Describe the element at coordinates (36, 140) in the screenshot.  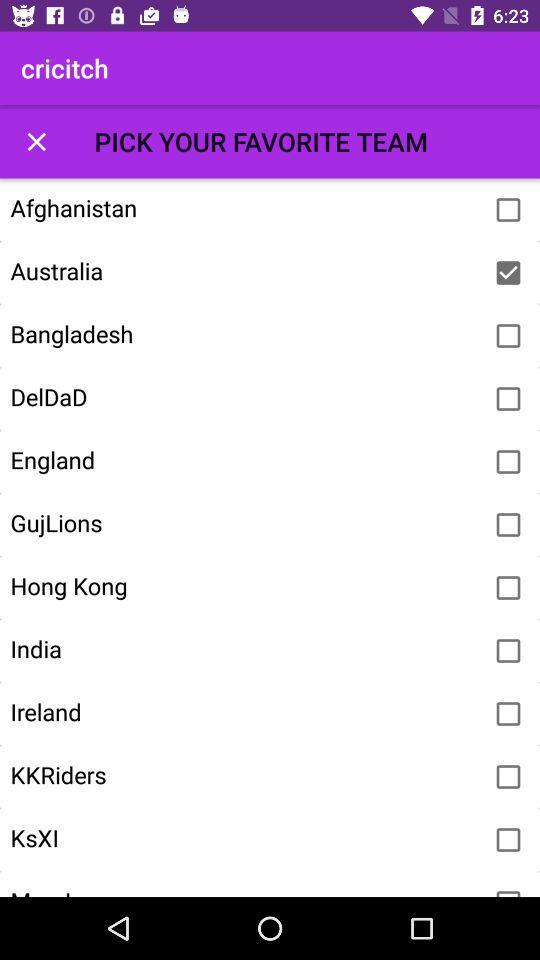
I see `the item above the afghanistan icon` at that location.